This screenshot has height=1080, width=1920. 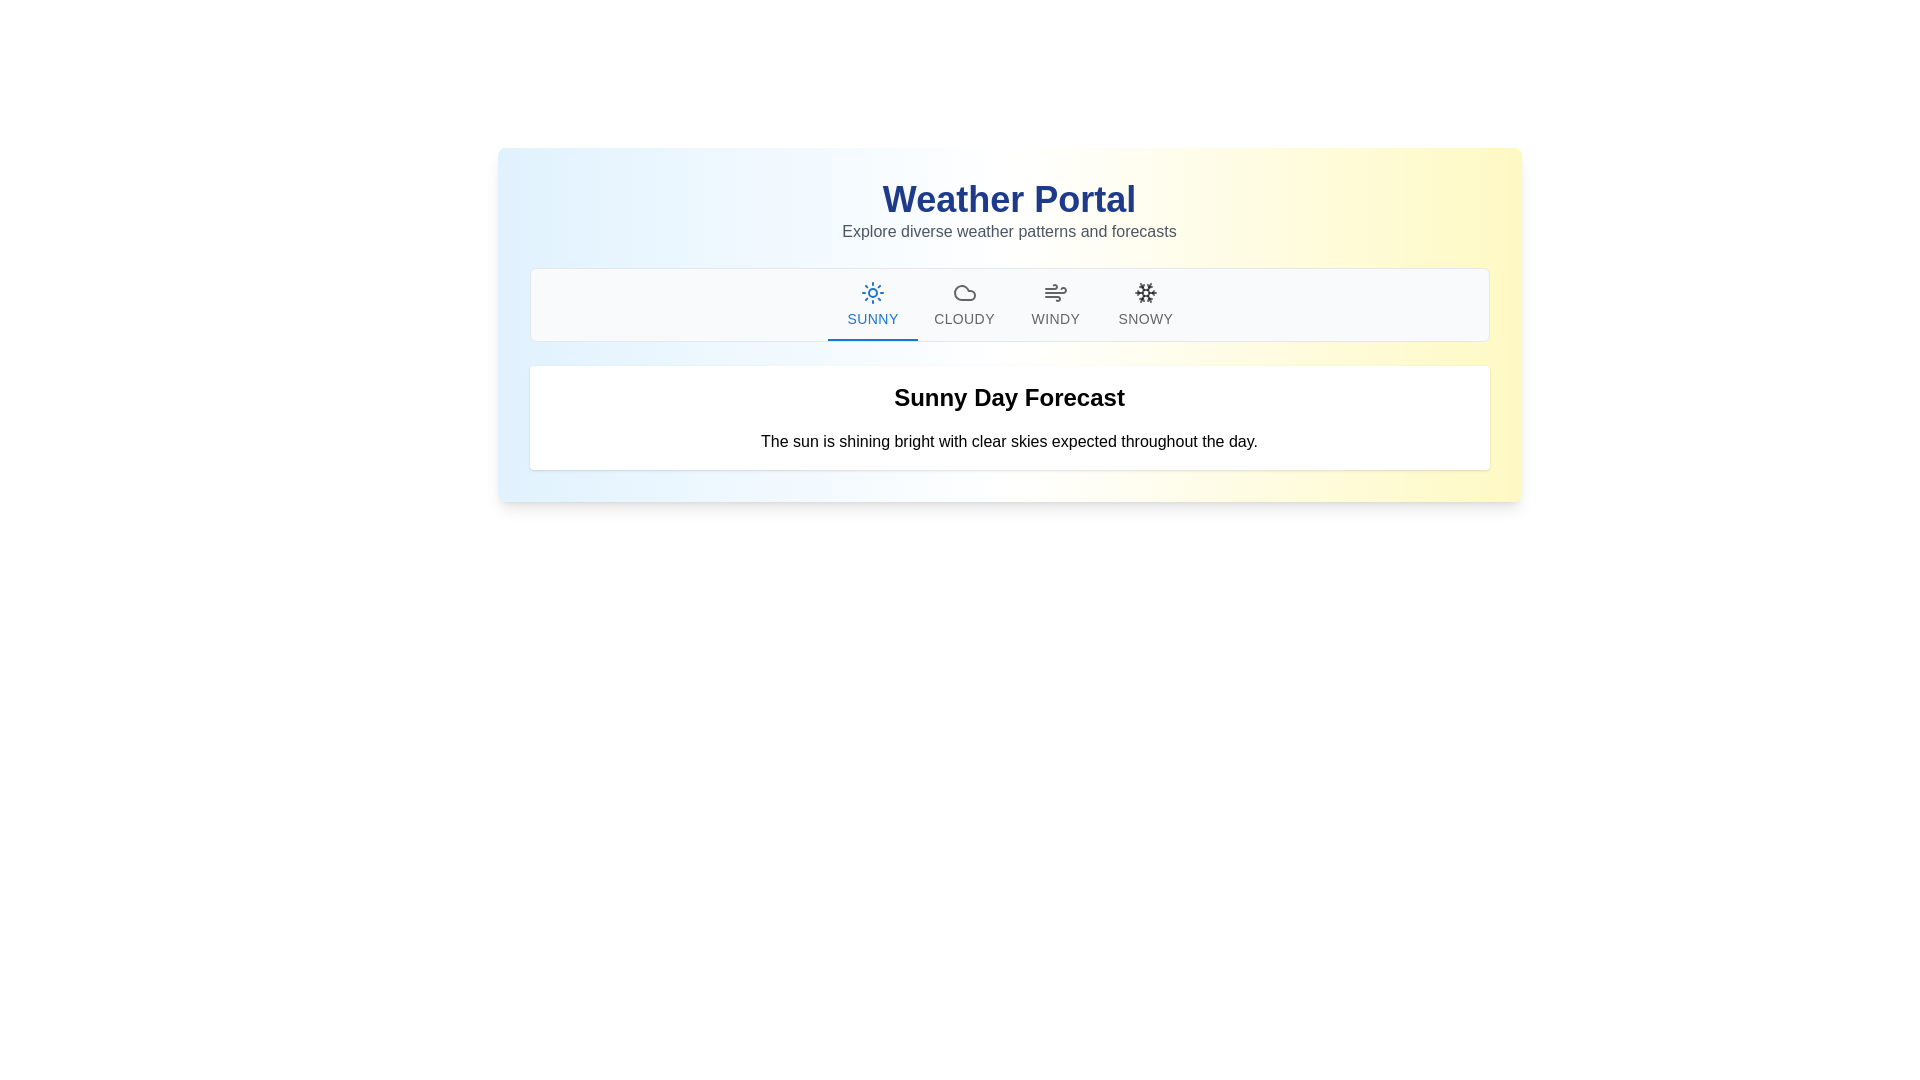 I want to click on the 'Cloudy' icon in the navigation bar of the 'Weather Portal', which is the second tab among four options, so click(x=964, y=293).